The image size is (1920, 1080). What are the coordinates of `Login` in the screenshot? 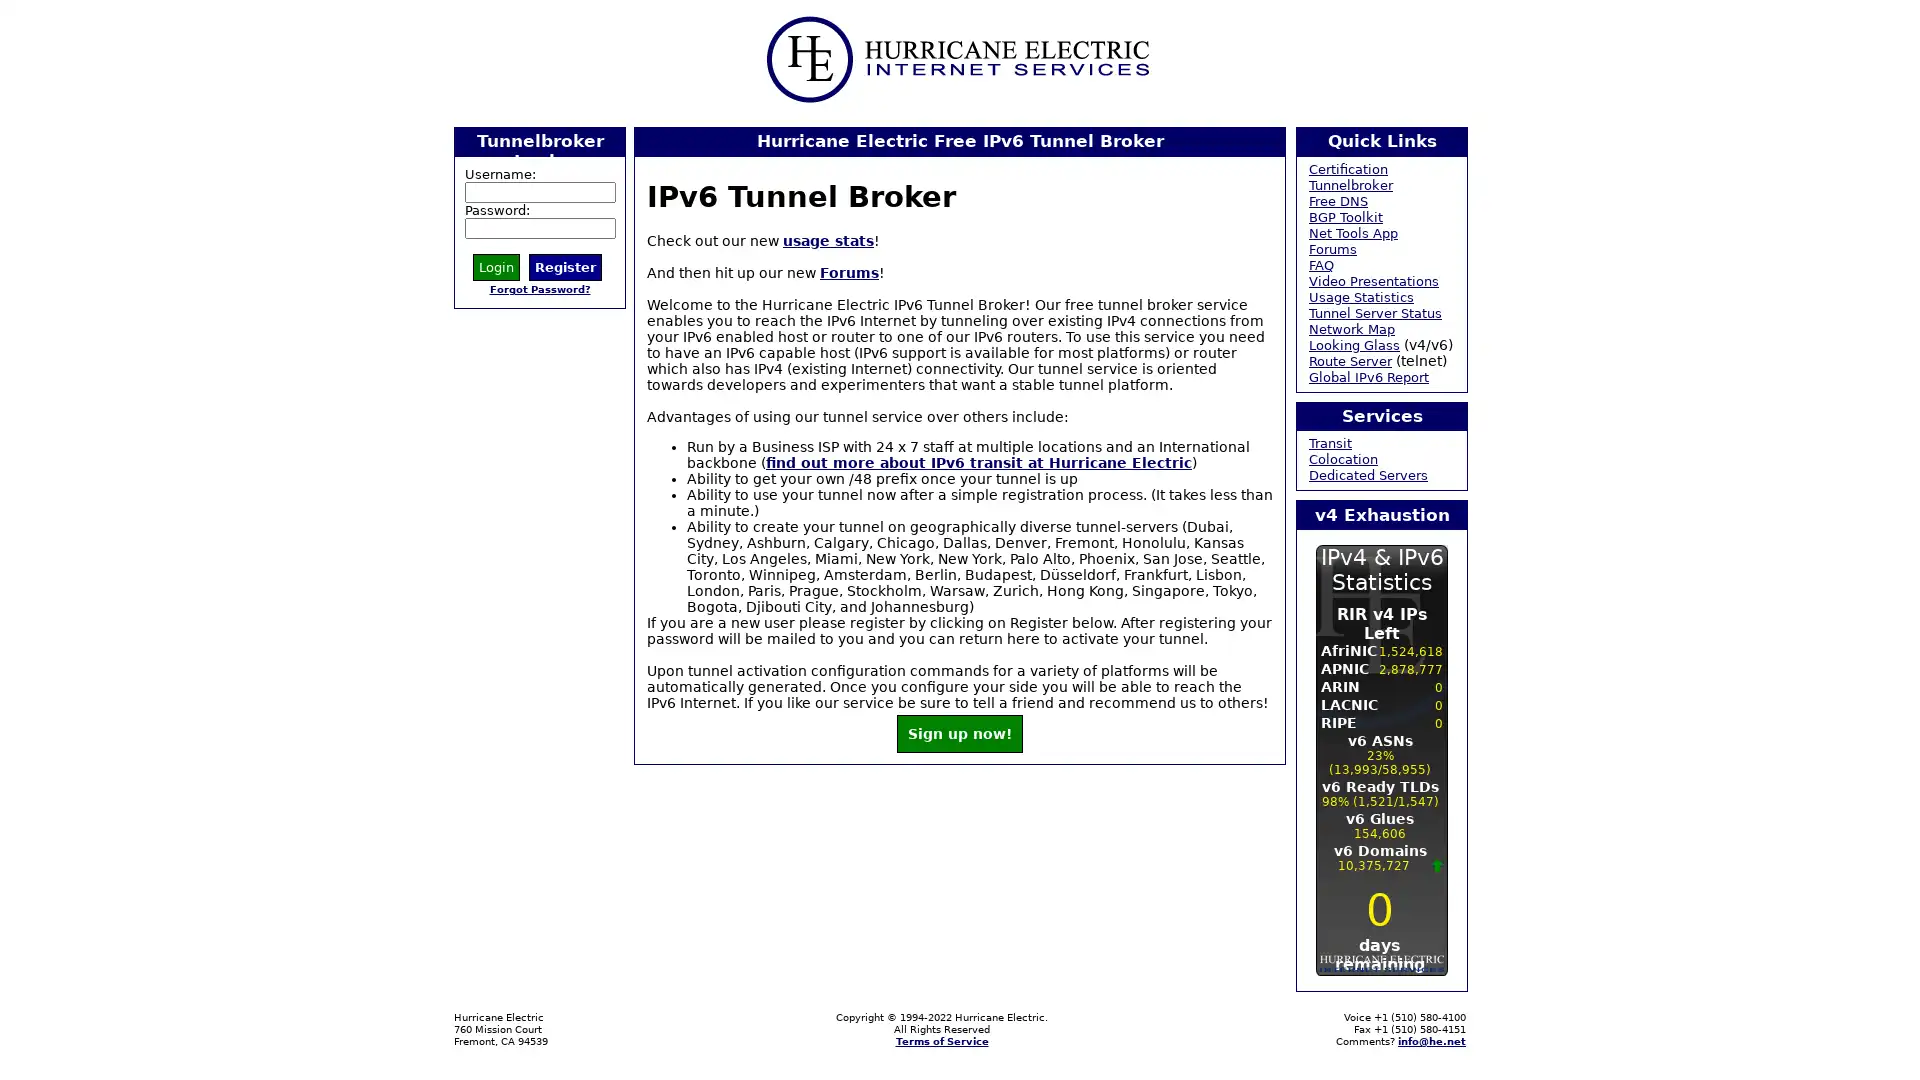 It's located at (496, 265).